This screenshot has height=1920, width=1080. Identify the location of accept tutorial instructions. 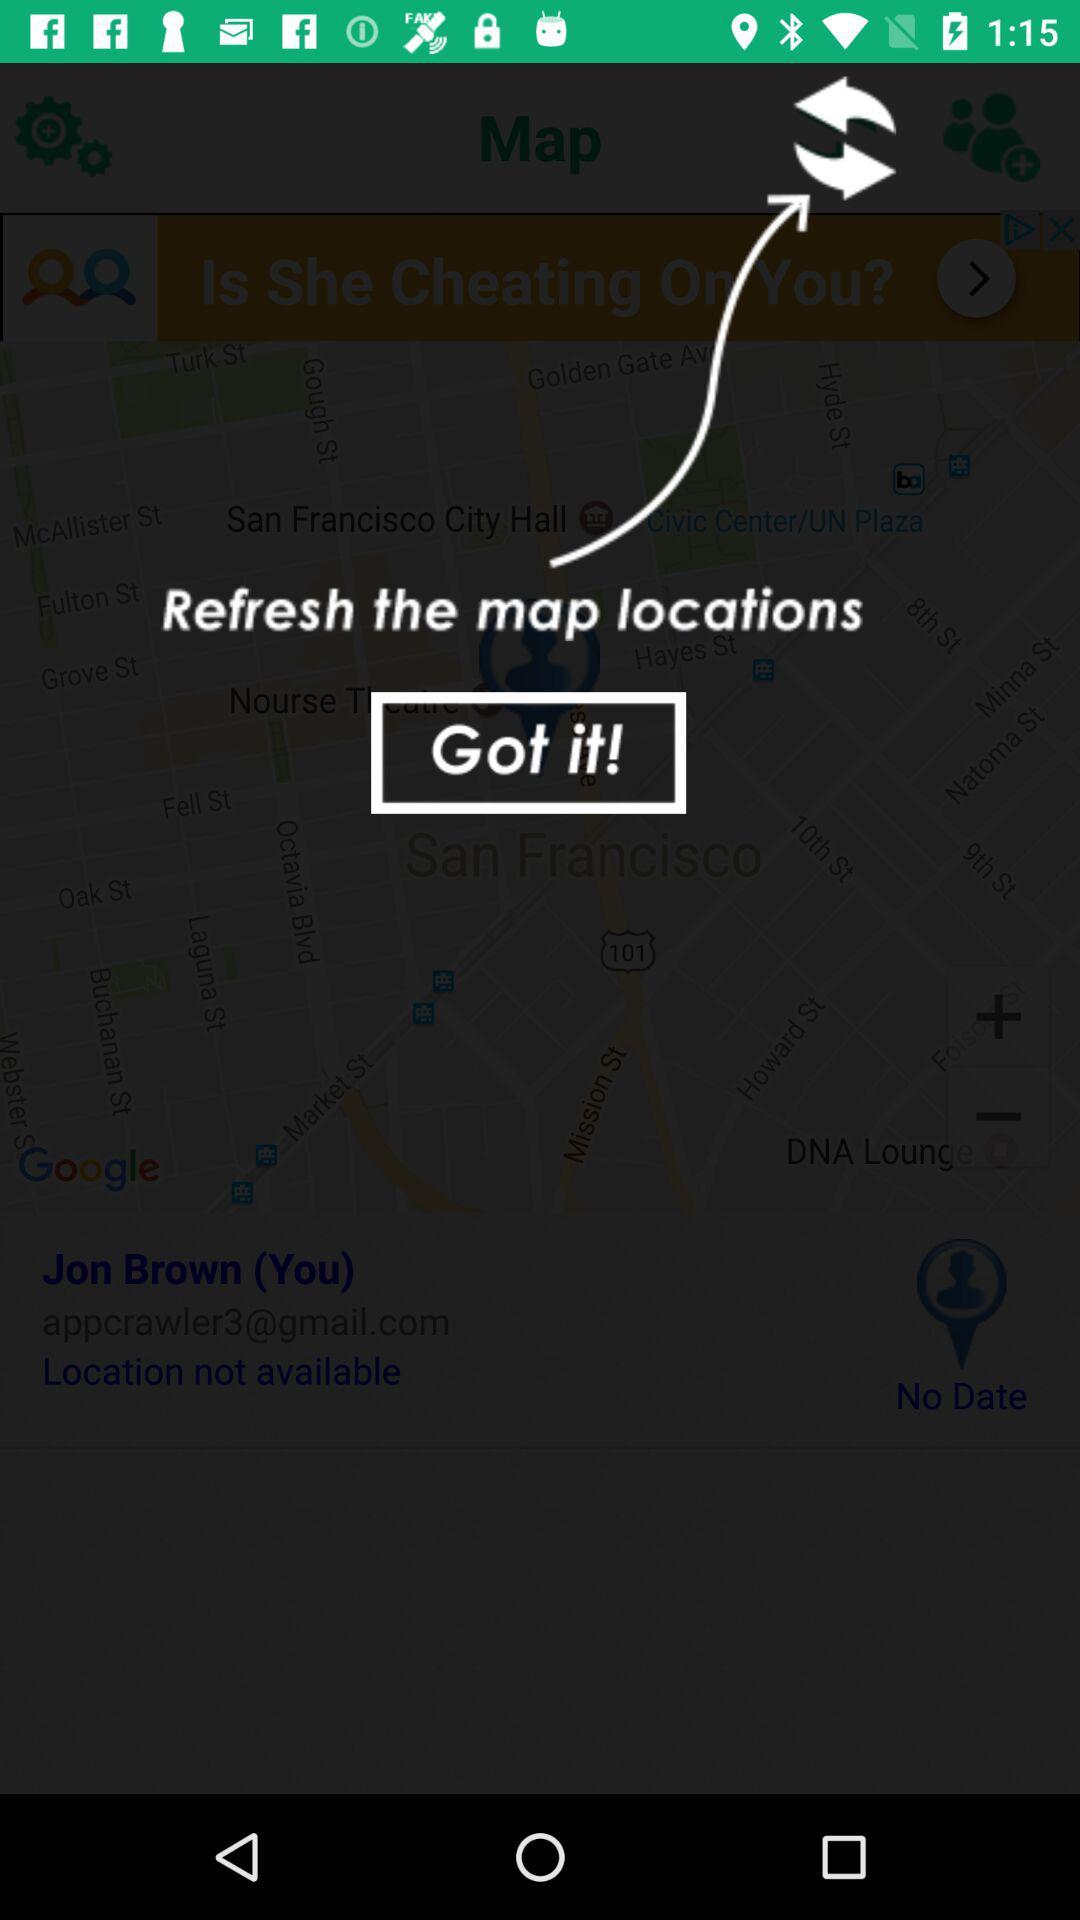
(527, 752).